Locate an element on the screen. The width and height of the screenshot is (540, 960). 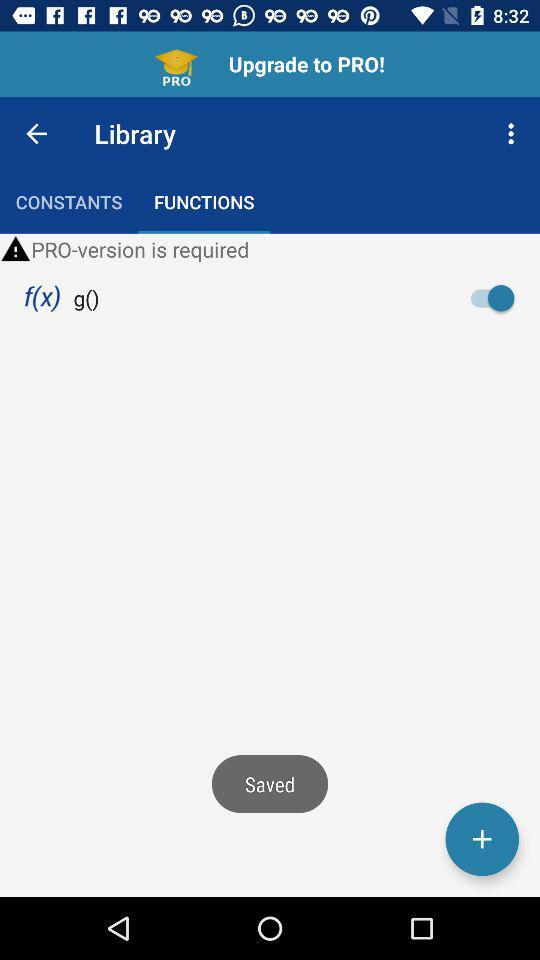
the g() item is located at coordinates (85, 297).